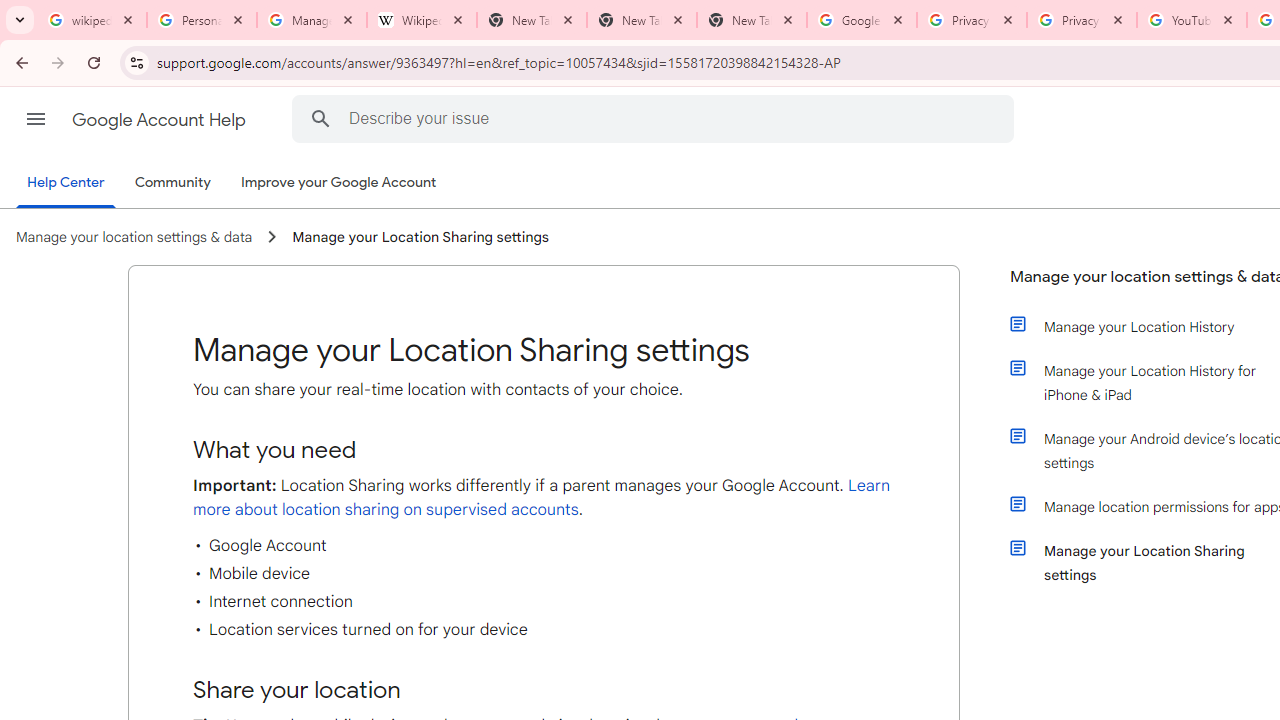 The image size is (1280, 720). Describe the element at coordinates (542, 496) in the screenshot. I see `'Learn more about location sharing on supervised accounts'` at that location.